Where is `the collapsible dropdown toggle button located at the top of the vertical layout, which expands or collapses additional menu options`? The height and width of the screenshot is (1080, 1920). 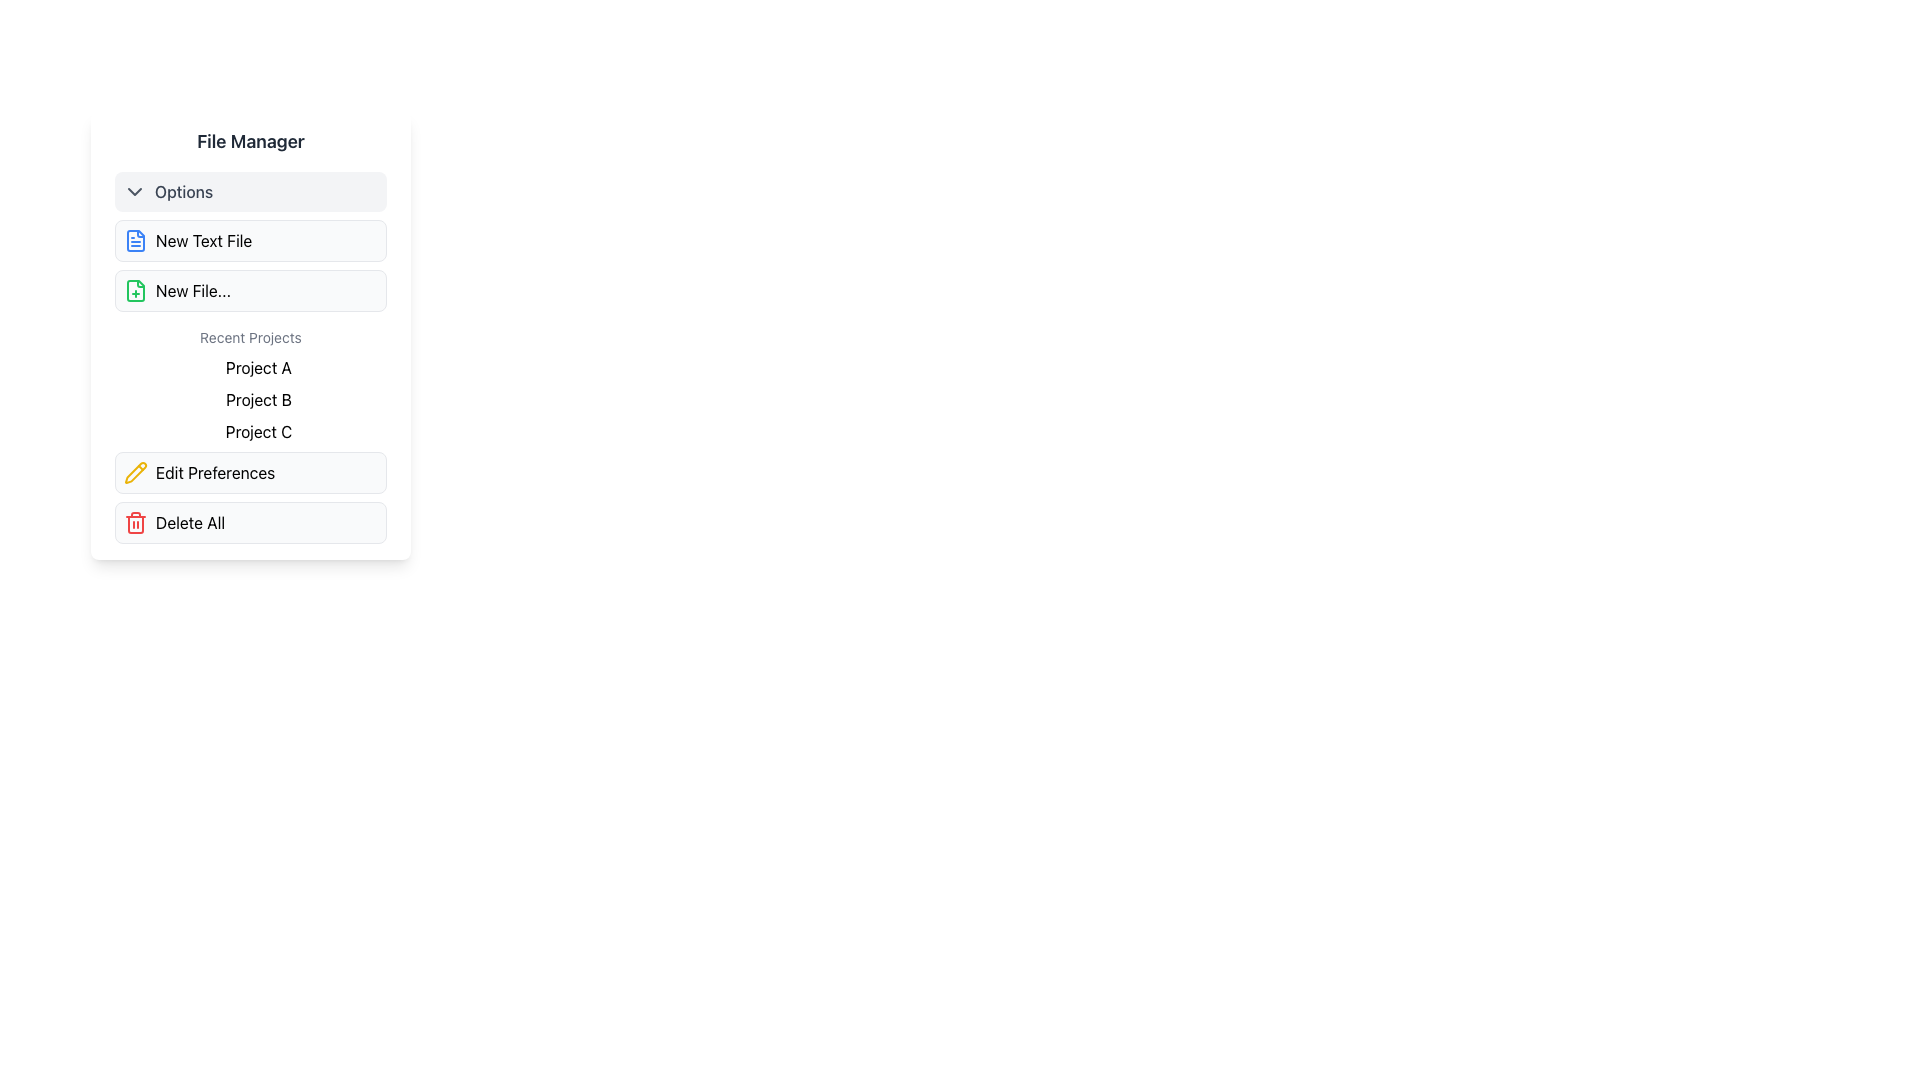
the collapsible dropdown toggle button located at the top of the vertical layout, which expands or collapses additional menu options is located at coordinates (249, 192).